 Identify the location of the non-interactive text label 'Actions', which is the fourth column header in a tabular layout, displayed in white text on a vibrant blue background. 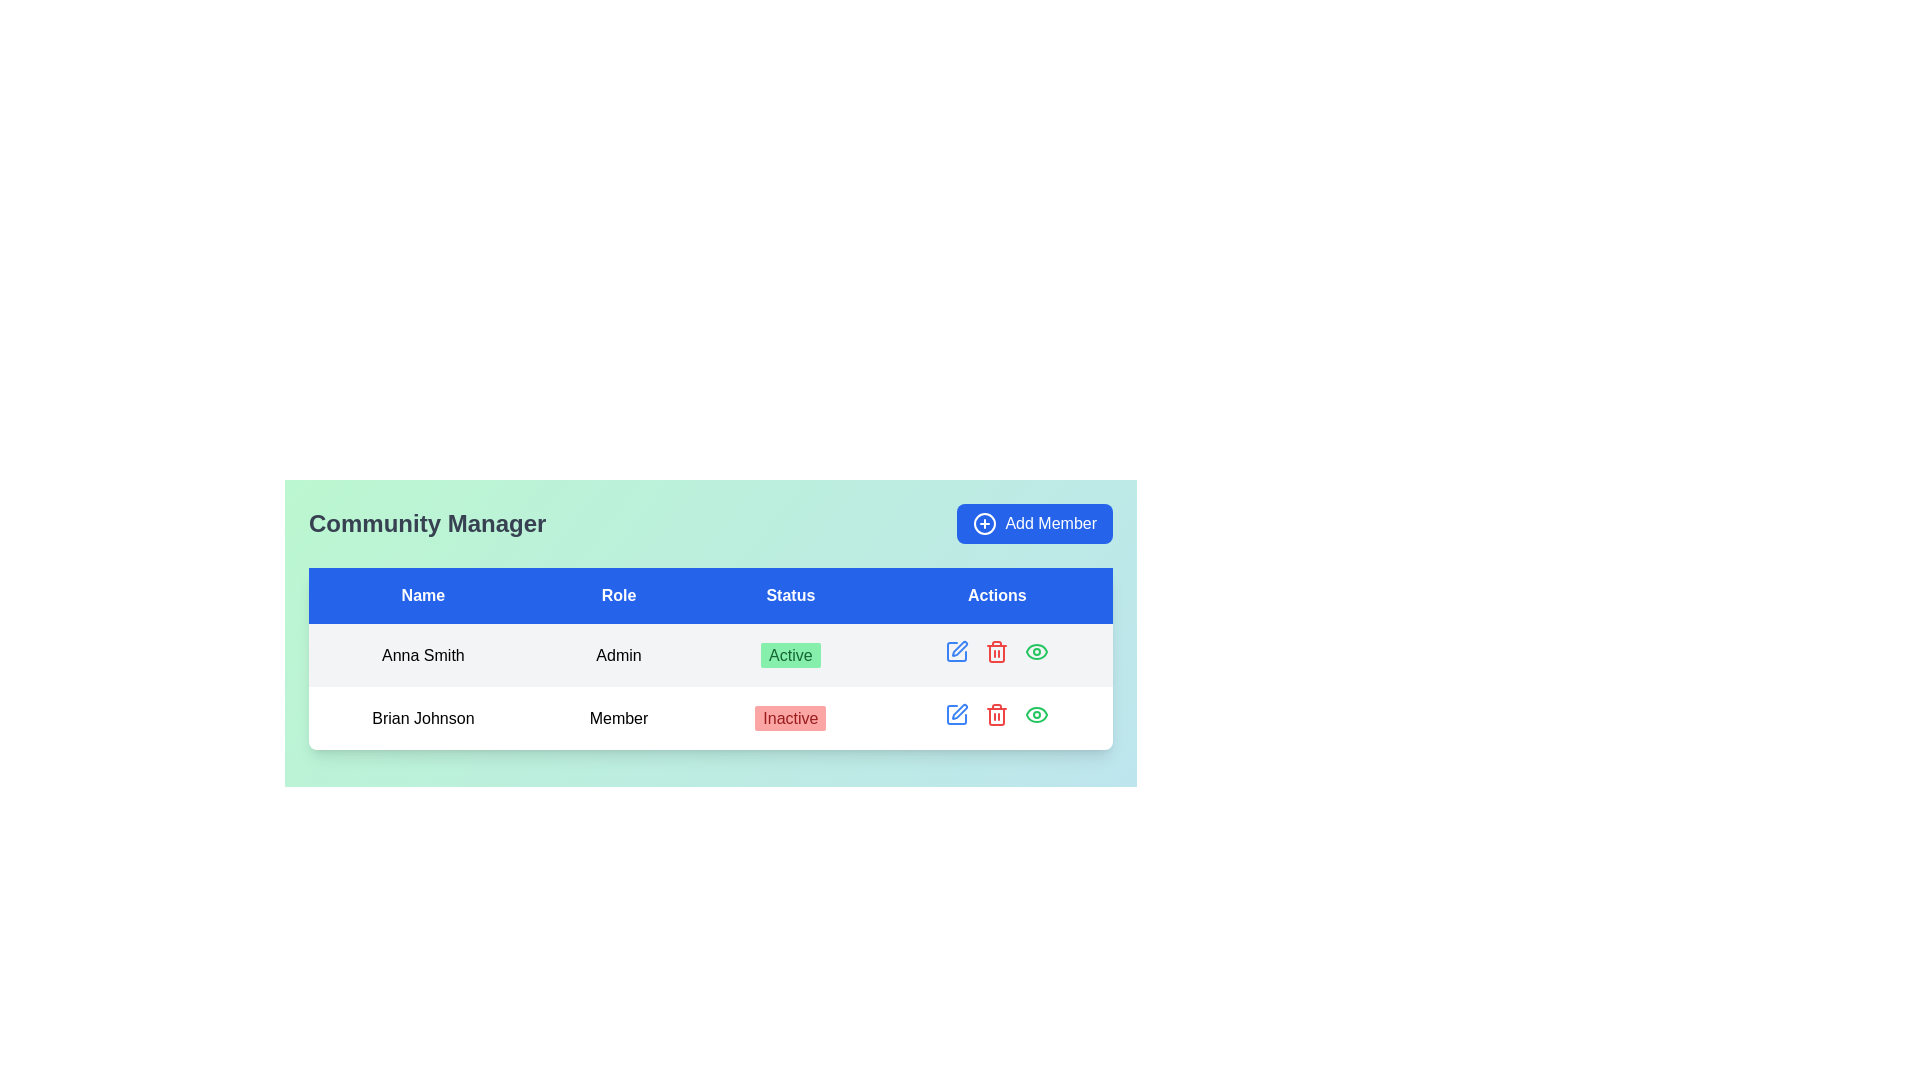
(997, 595).